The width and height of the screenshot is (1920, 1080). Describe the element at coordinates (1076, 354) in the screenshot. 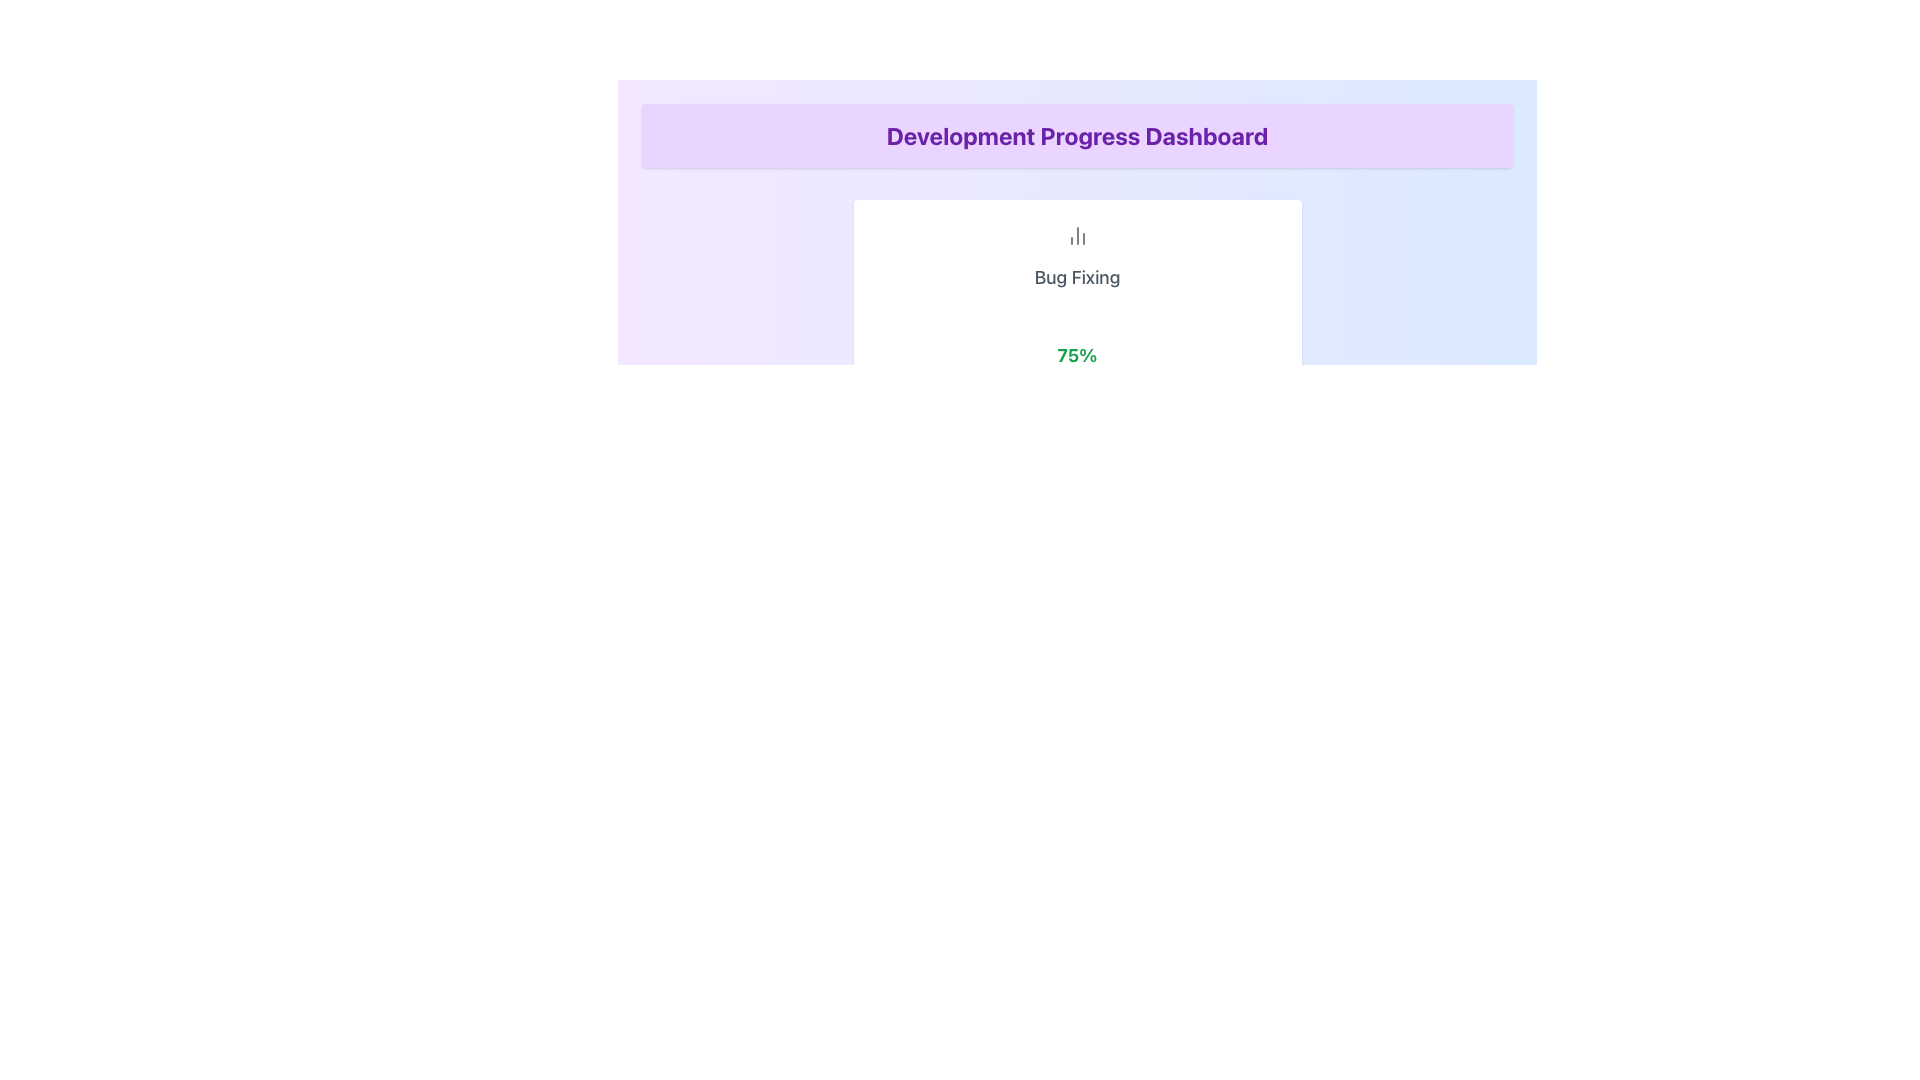

I see `displayed percentage from the circular Progress Indicator showing '75%' in bold green font` at that location.